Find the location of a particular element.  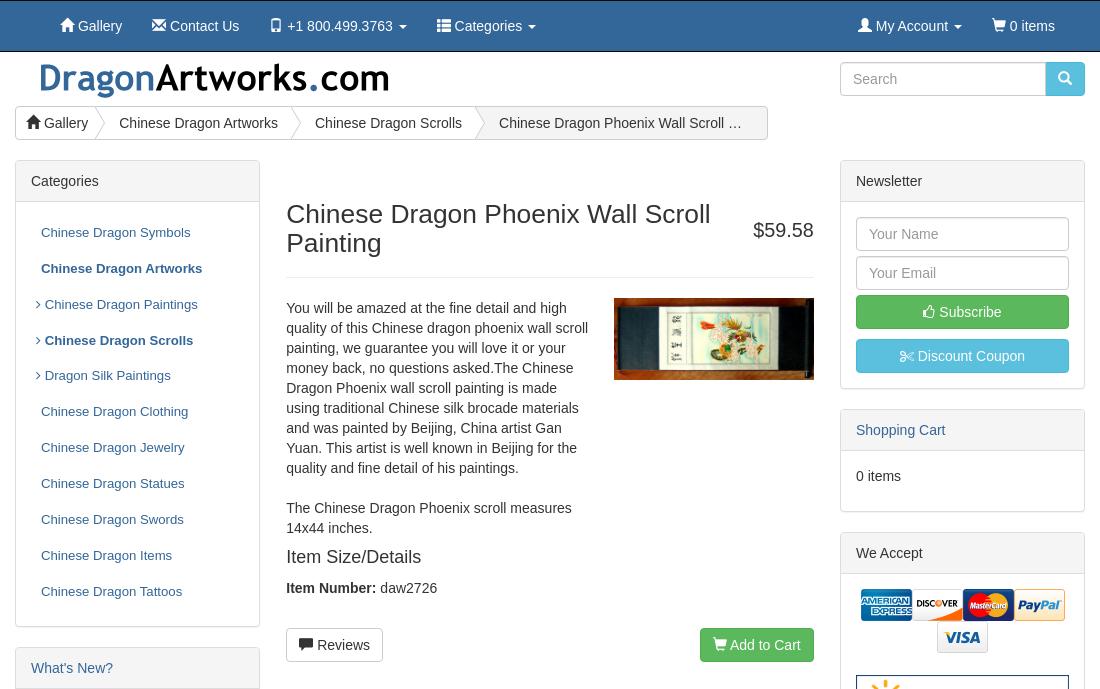

'My Account' is located at coordinates (909, 25).